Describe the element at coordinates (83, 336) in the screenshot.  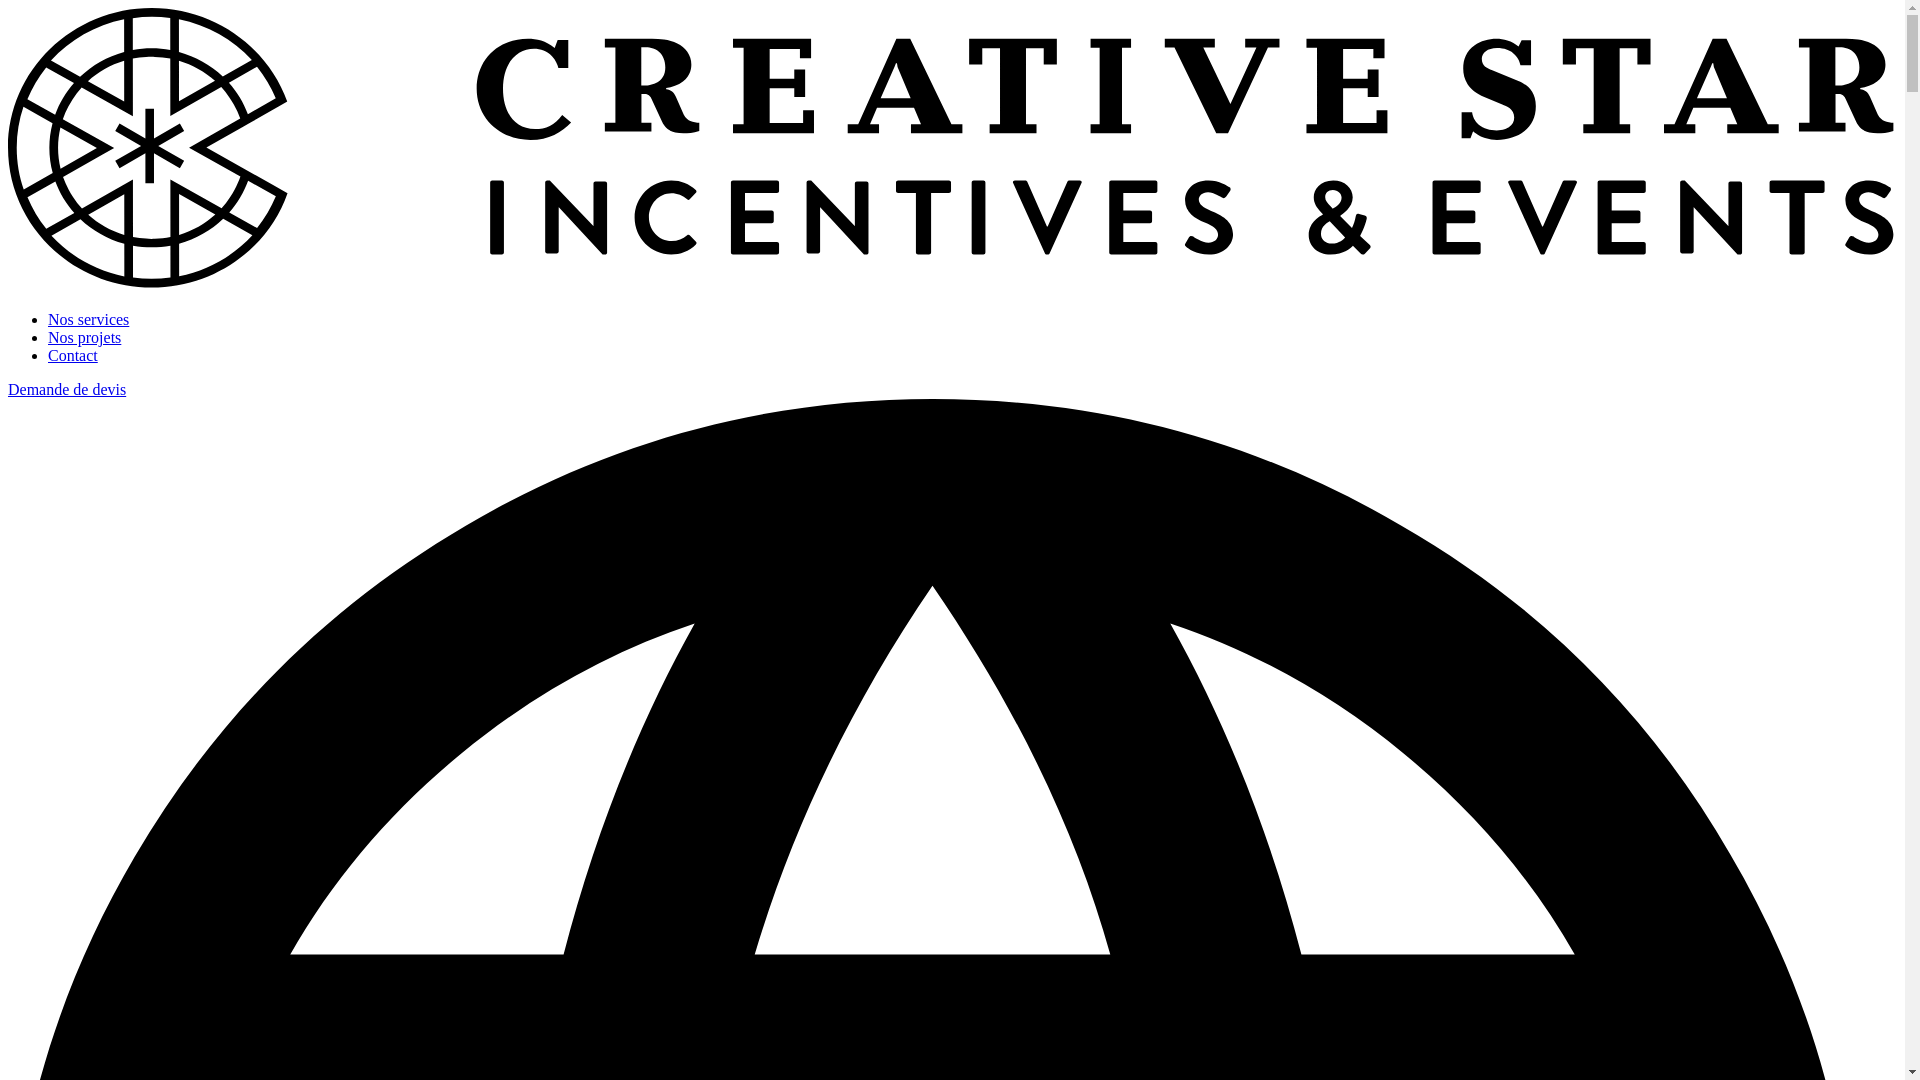
I see `'Nos projets'` at that location.